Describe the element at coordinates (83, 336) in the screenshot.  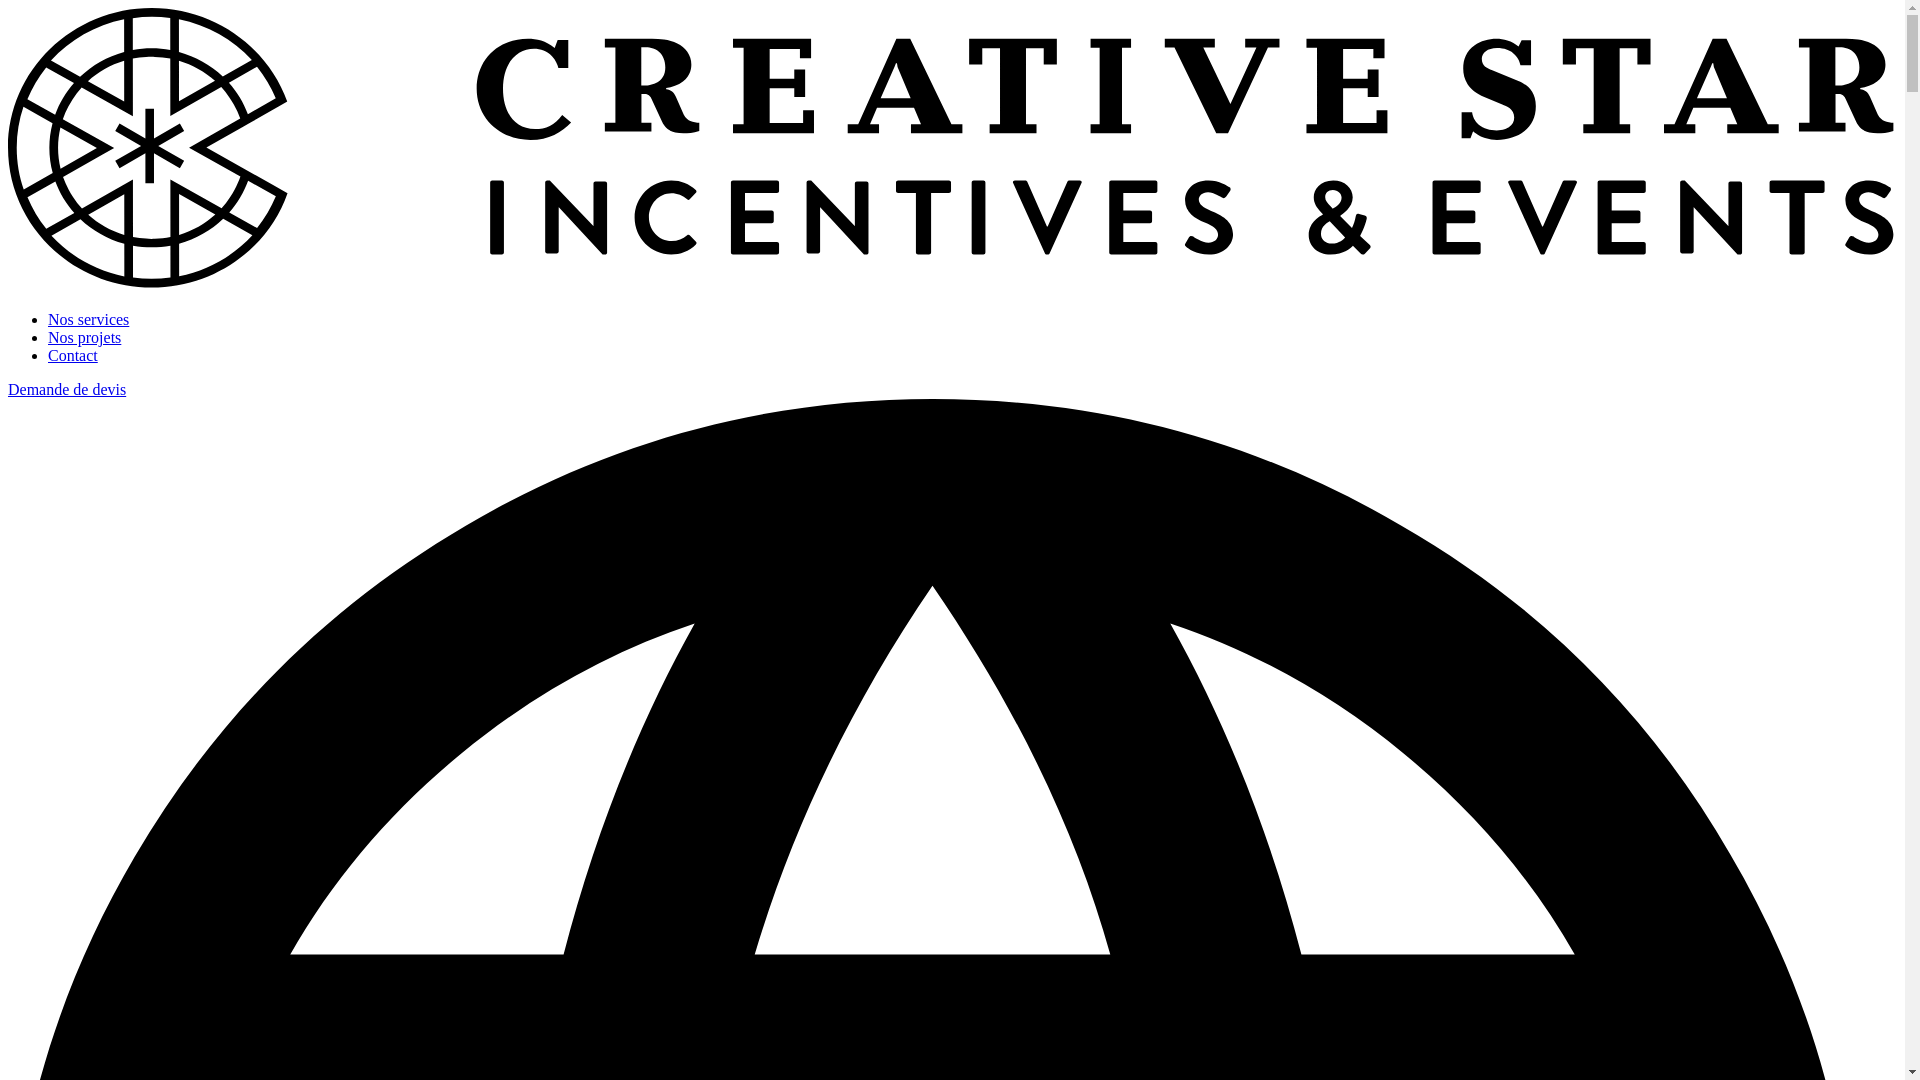
I see `'Nos projets'` at that location.